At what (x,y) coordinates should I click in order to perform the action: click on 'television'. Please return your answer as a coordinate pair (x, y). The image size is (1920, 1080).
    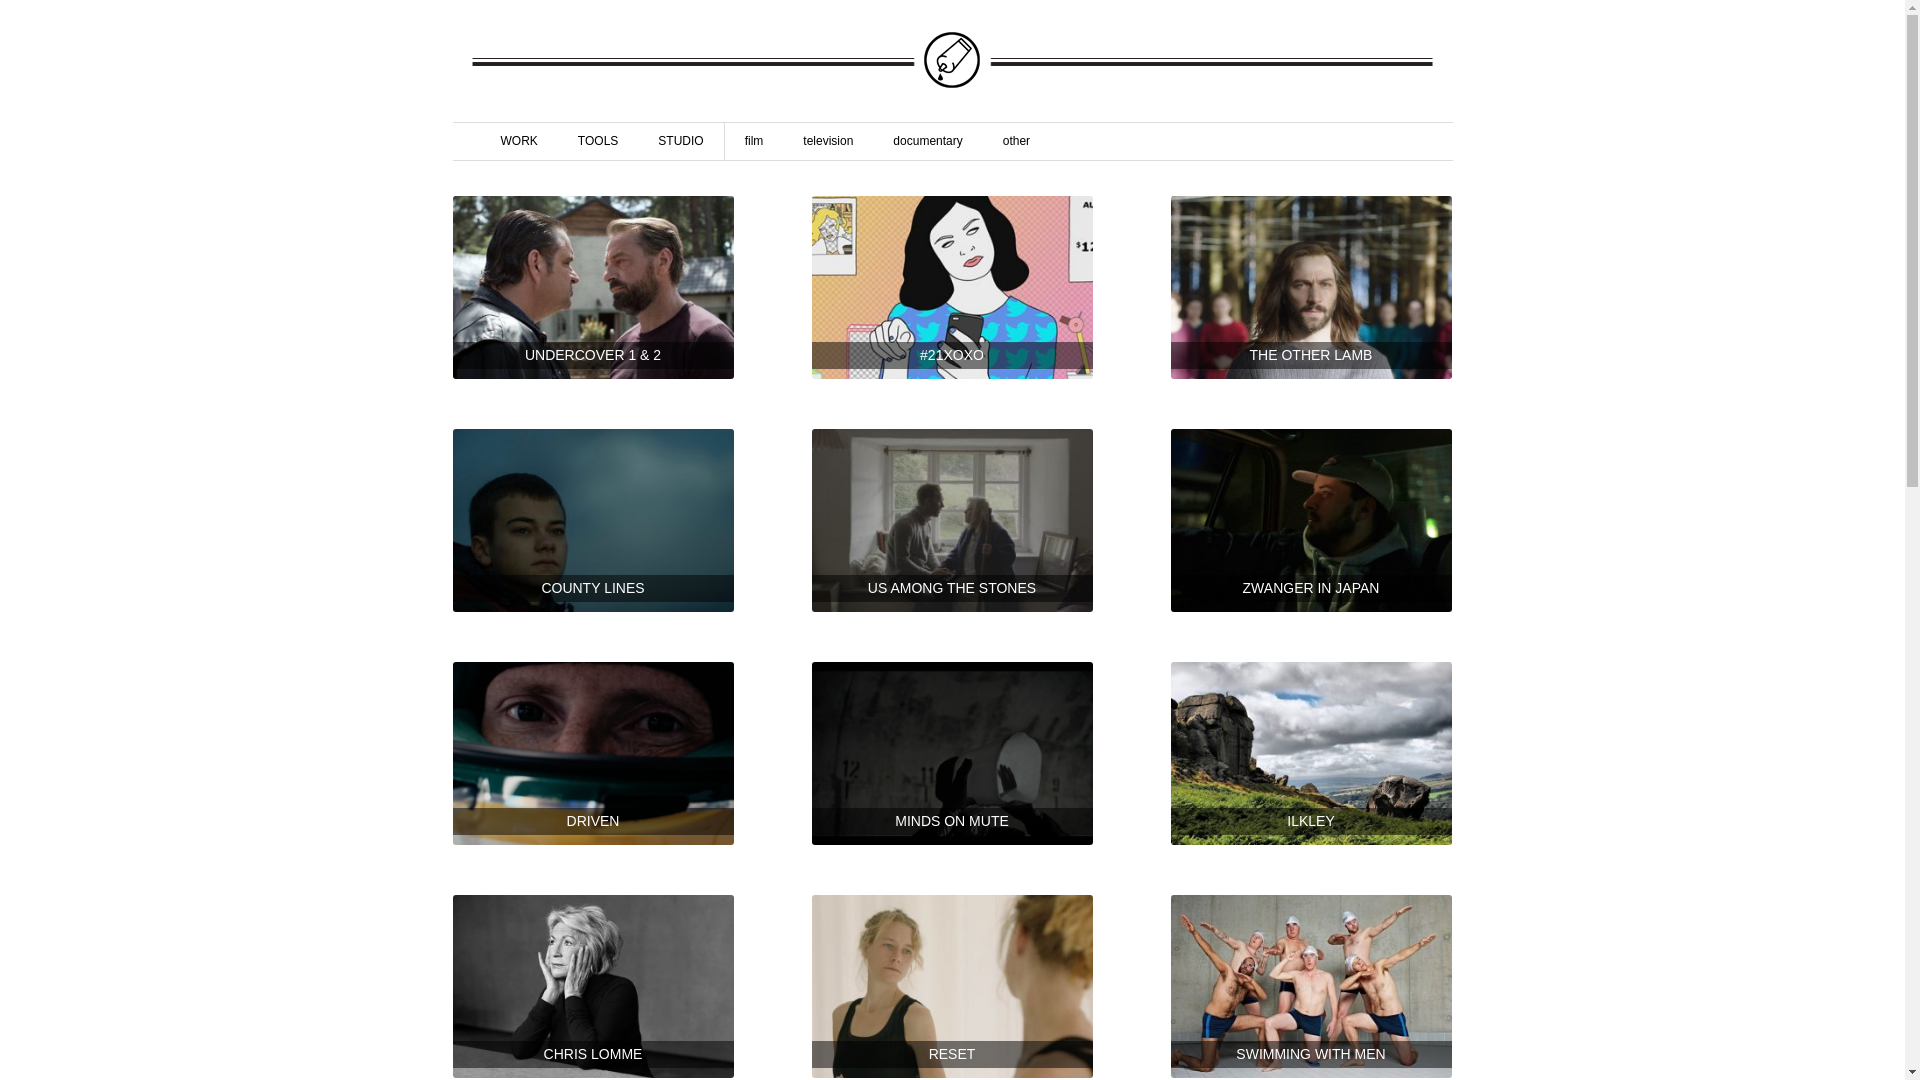
    Looking at the image, I should click on (828, 140).